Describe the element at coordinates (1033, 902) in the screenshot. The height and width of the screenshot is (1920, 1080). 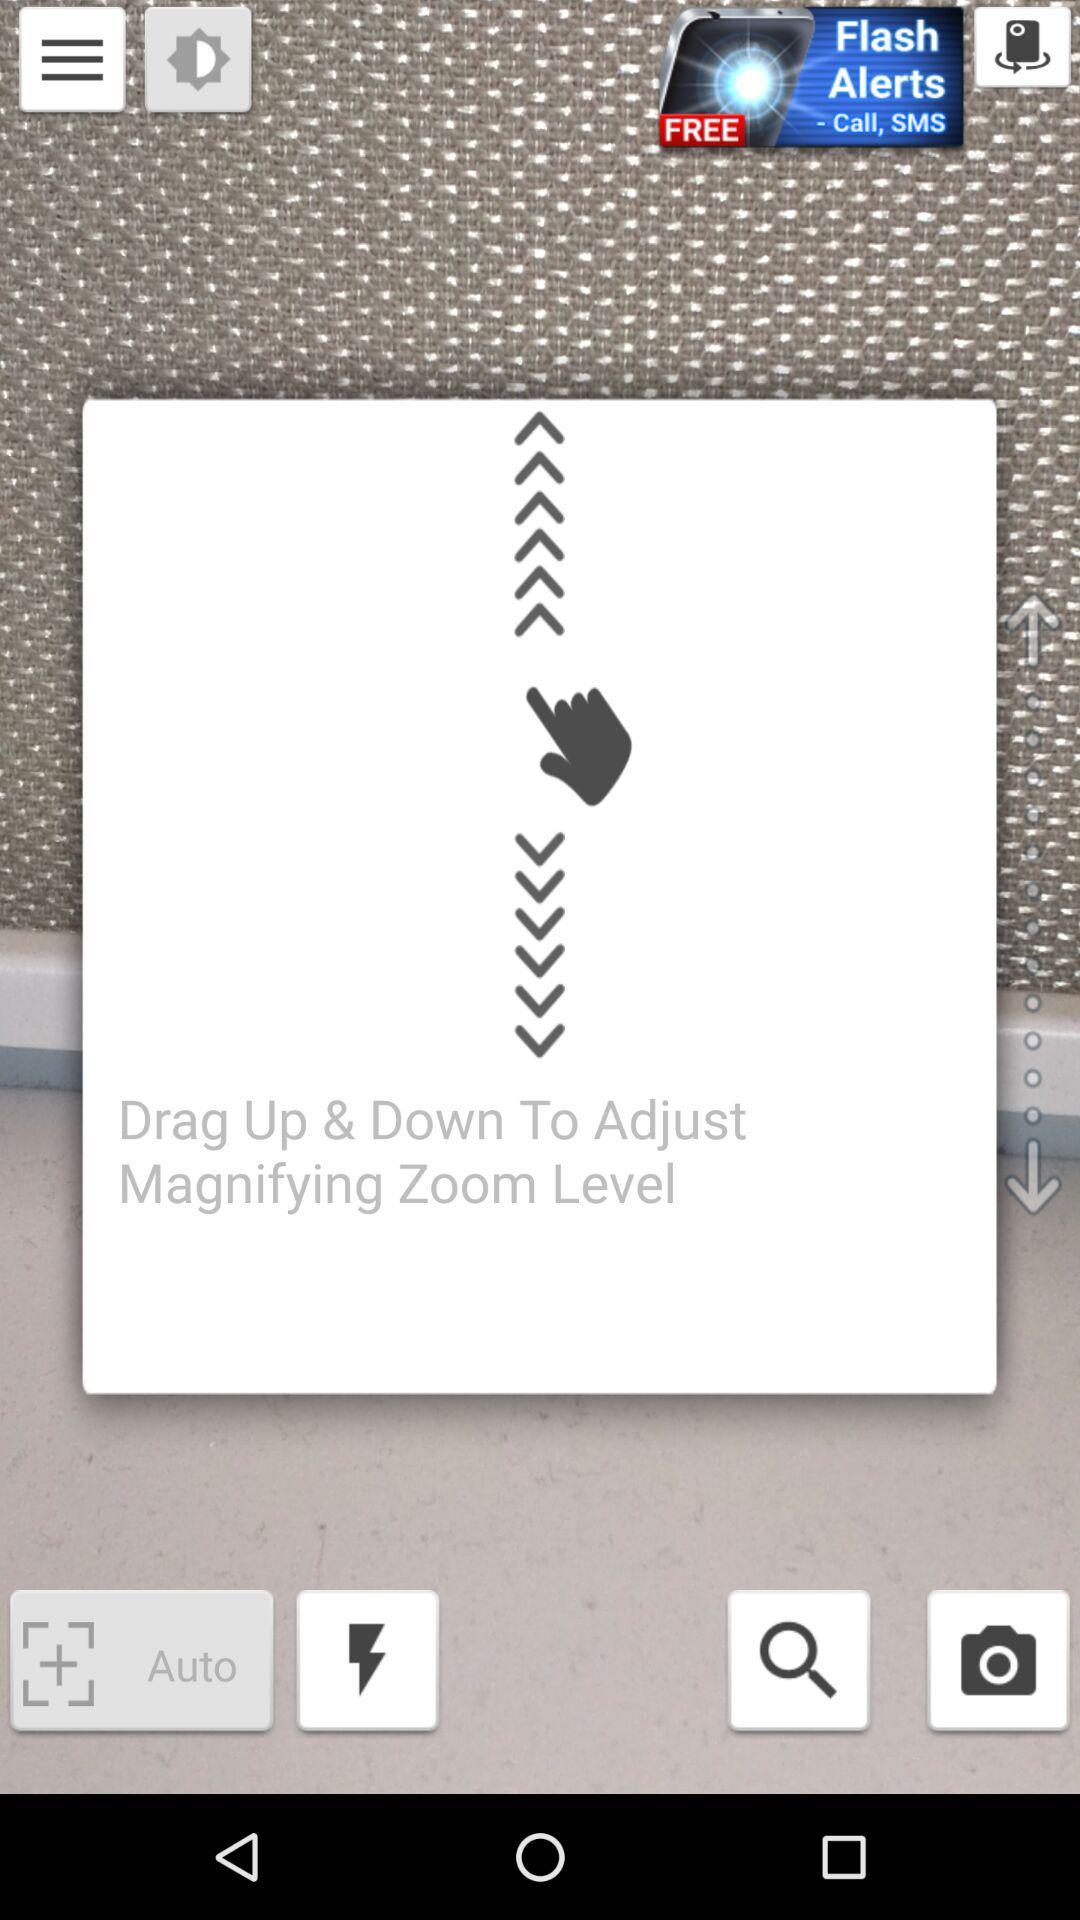
I see `the scroll bar` at that location.